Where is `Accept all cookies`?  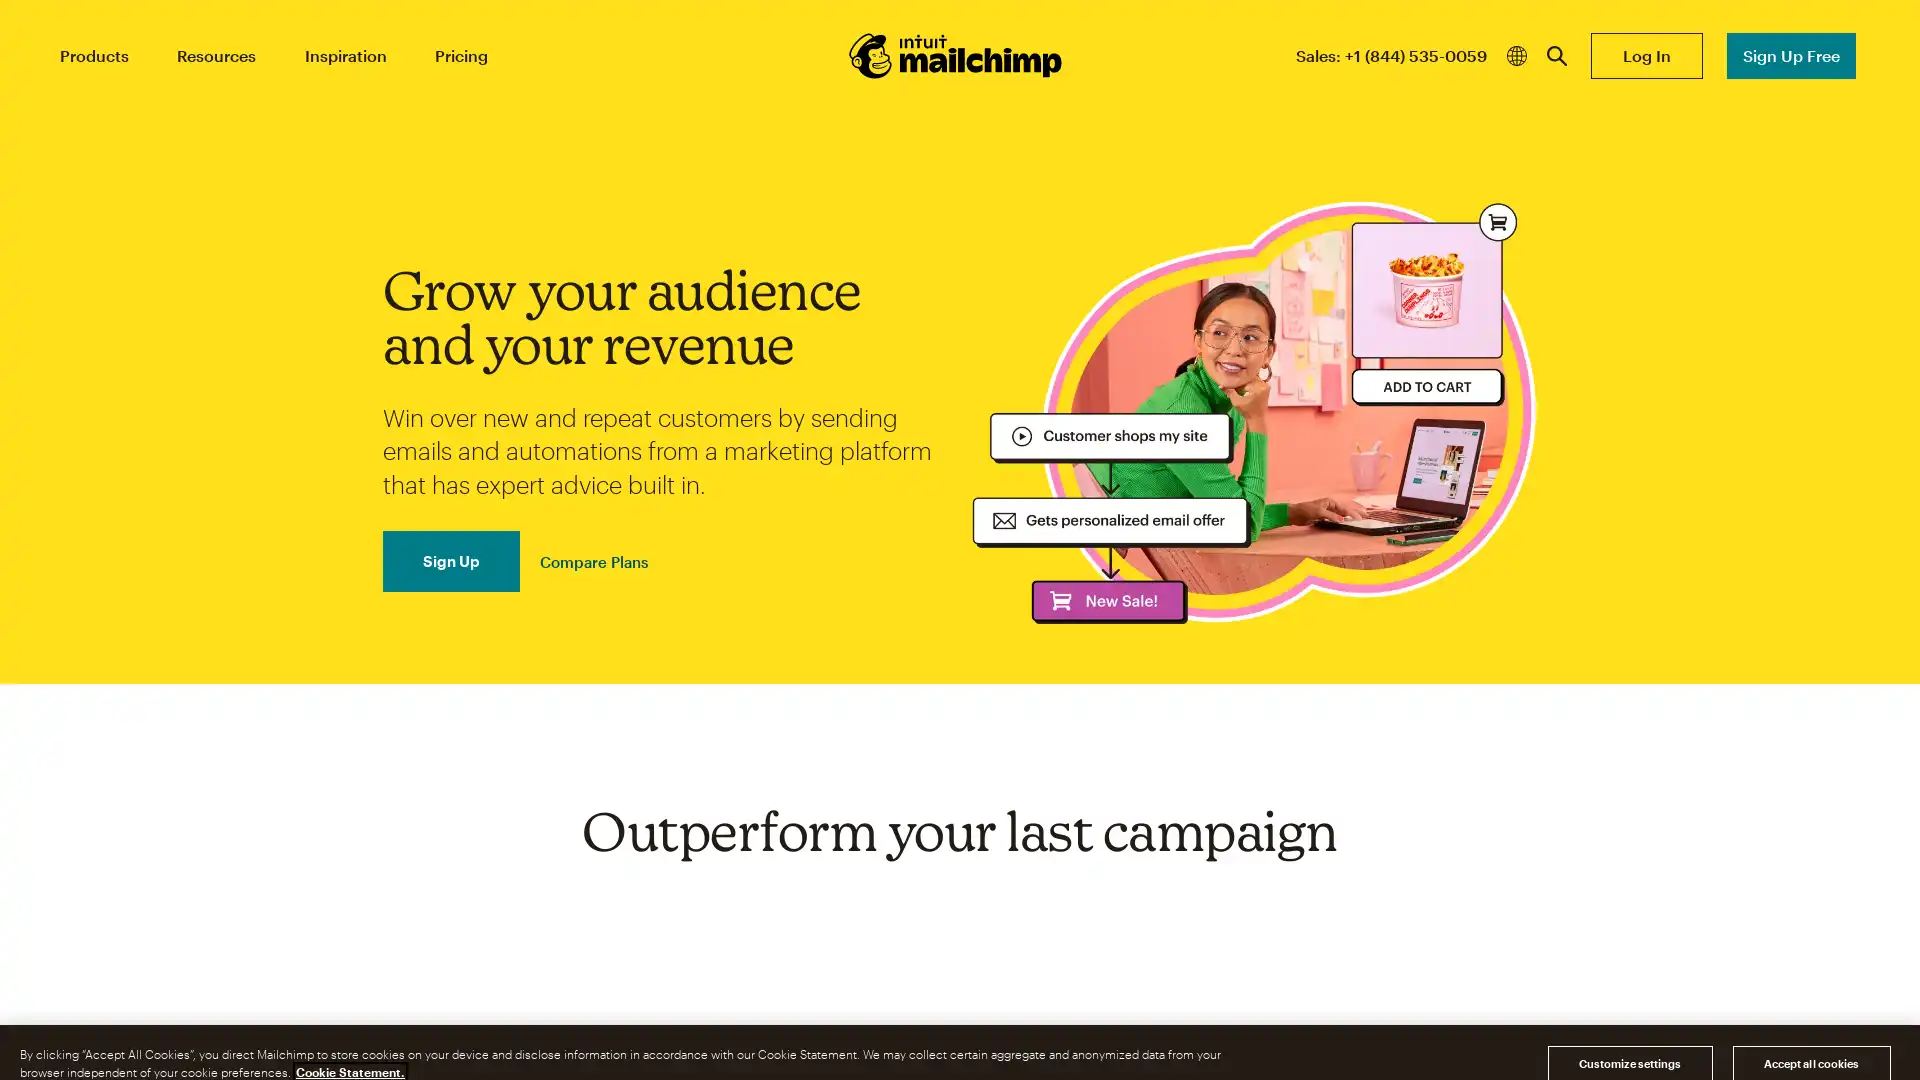 Accept all cookies is located at coordinates (1810, 1040).